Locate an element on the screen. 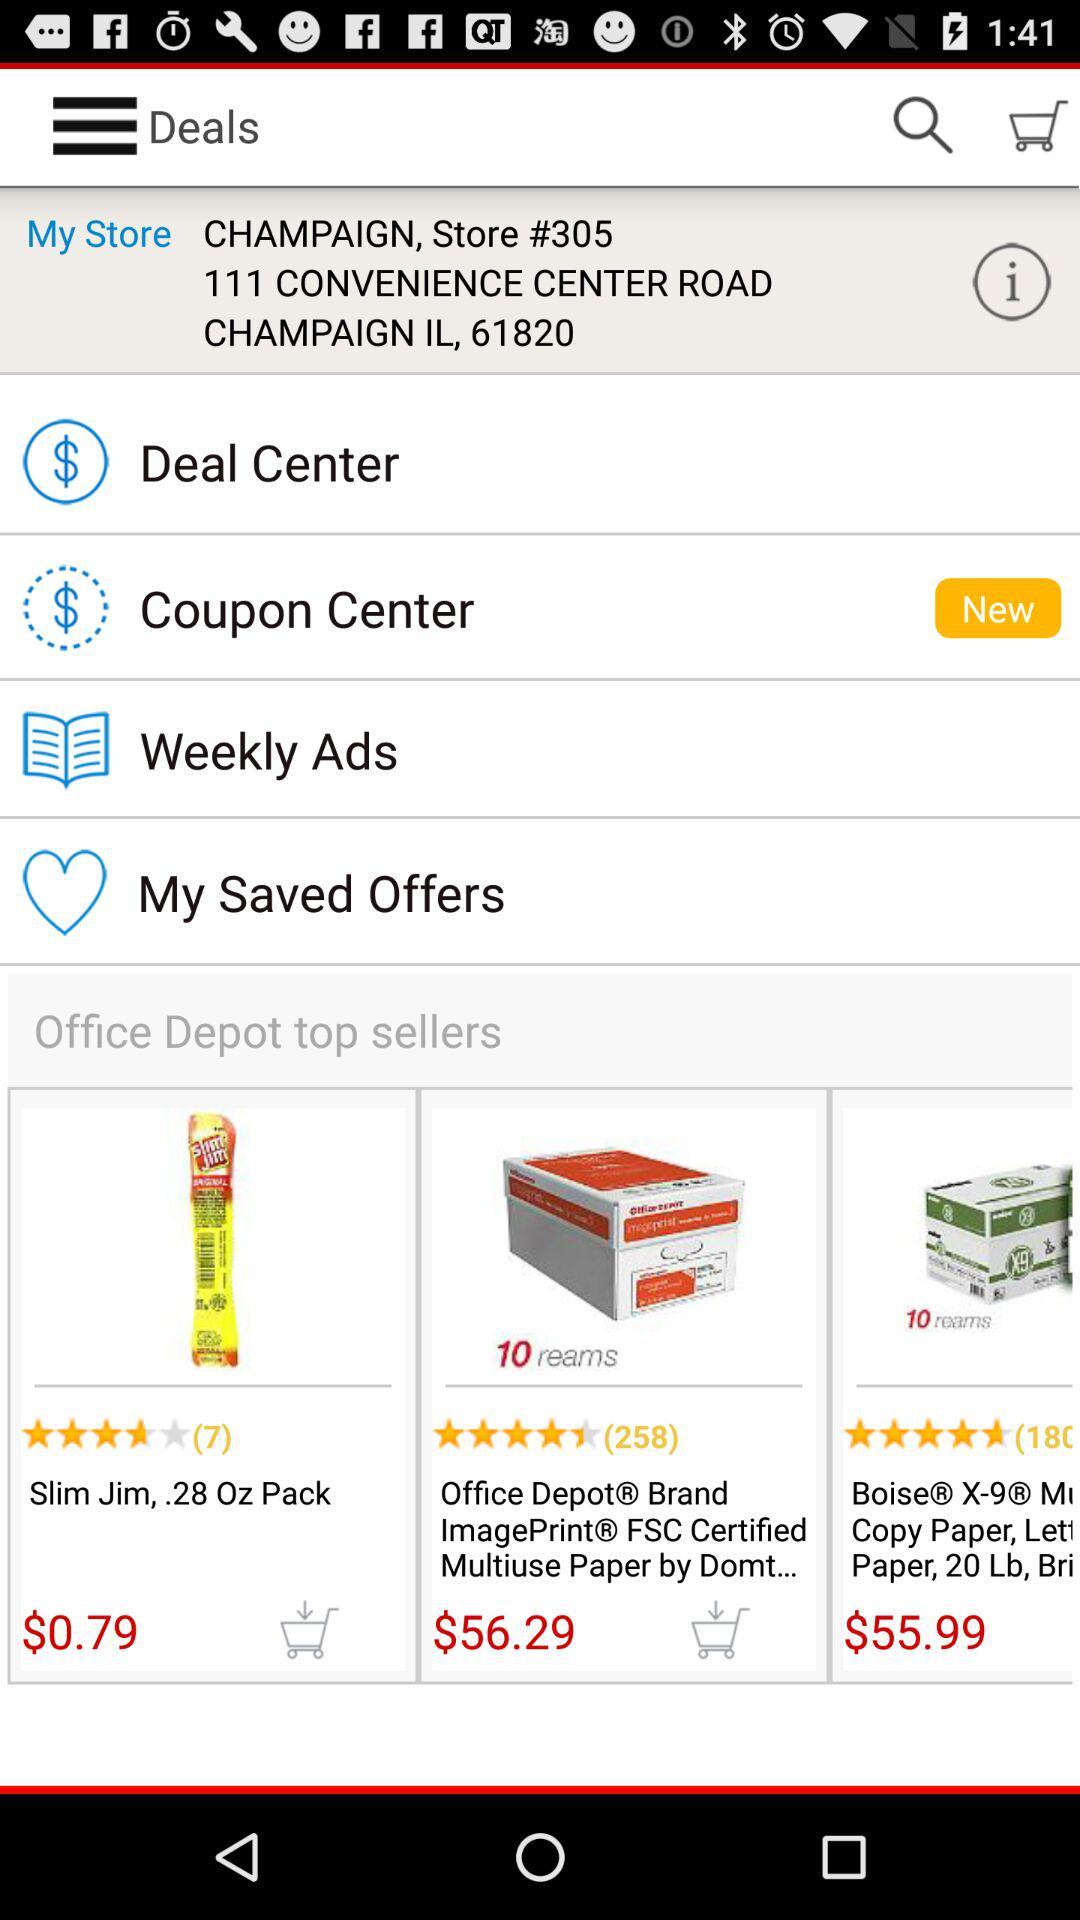  the cart icon is located at coordinates (308, 1742).